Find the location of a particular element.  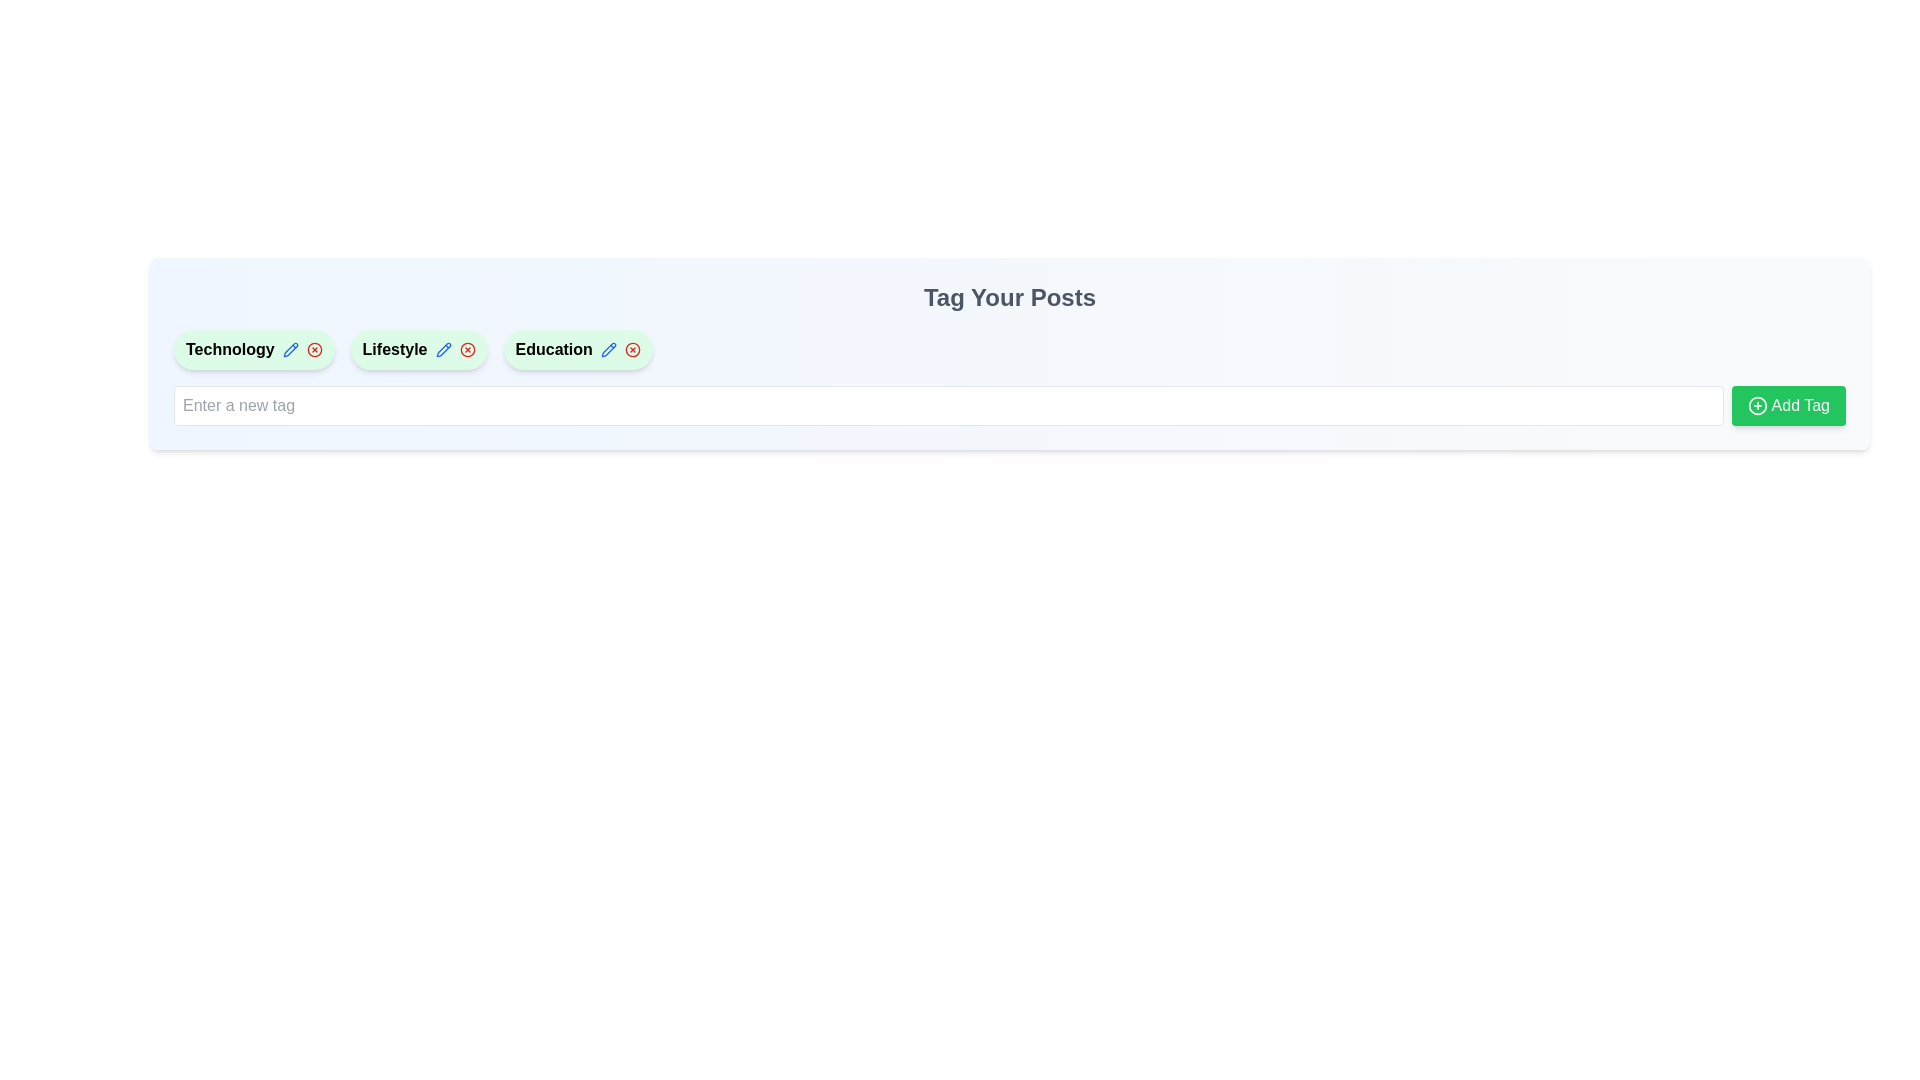

the blue pencil-shaped icon located on the right side of the 'Lifestyle' tag to initiate the edit functionality is located at coordinates (442, 349).